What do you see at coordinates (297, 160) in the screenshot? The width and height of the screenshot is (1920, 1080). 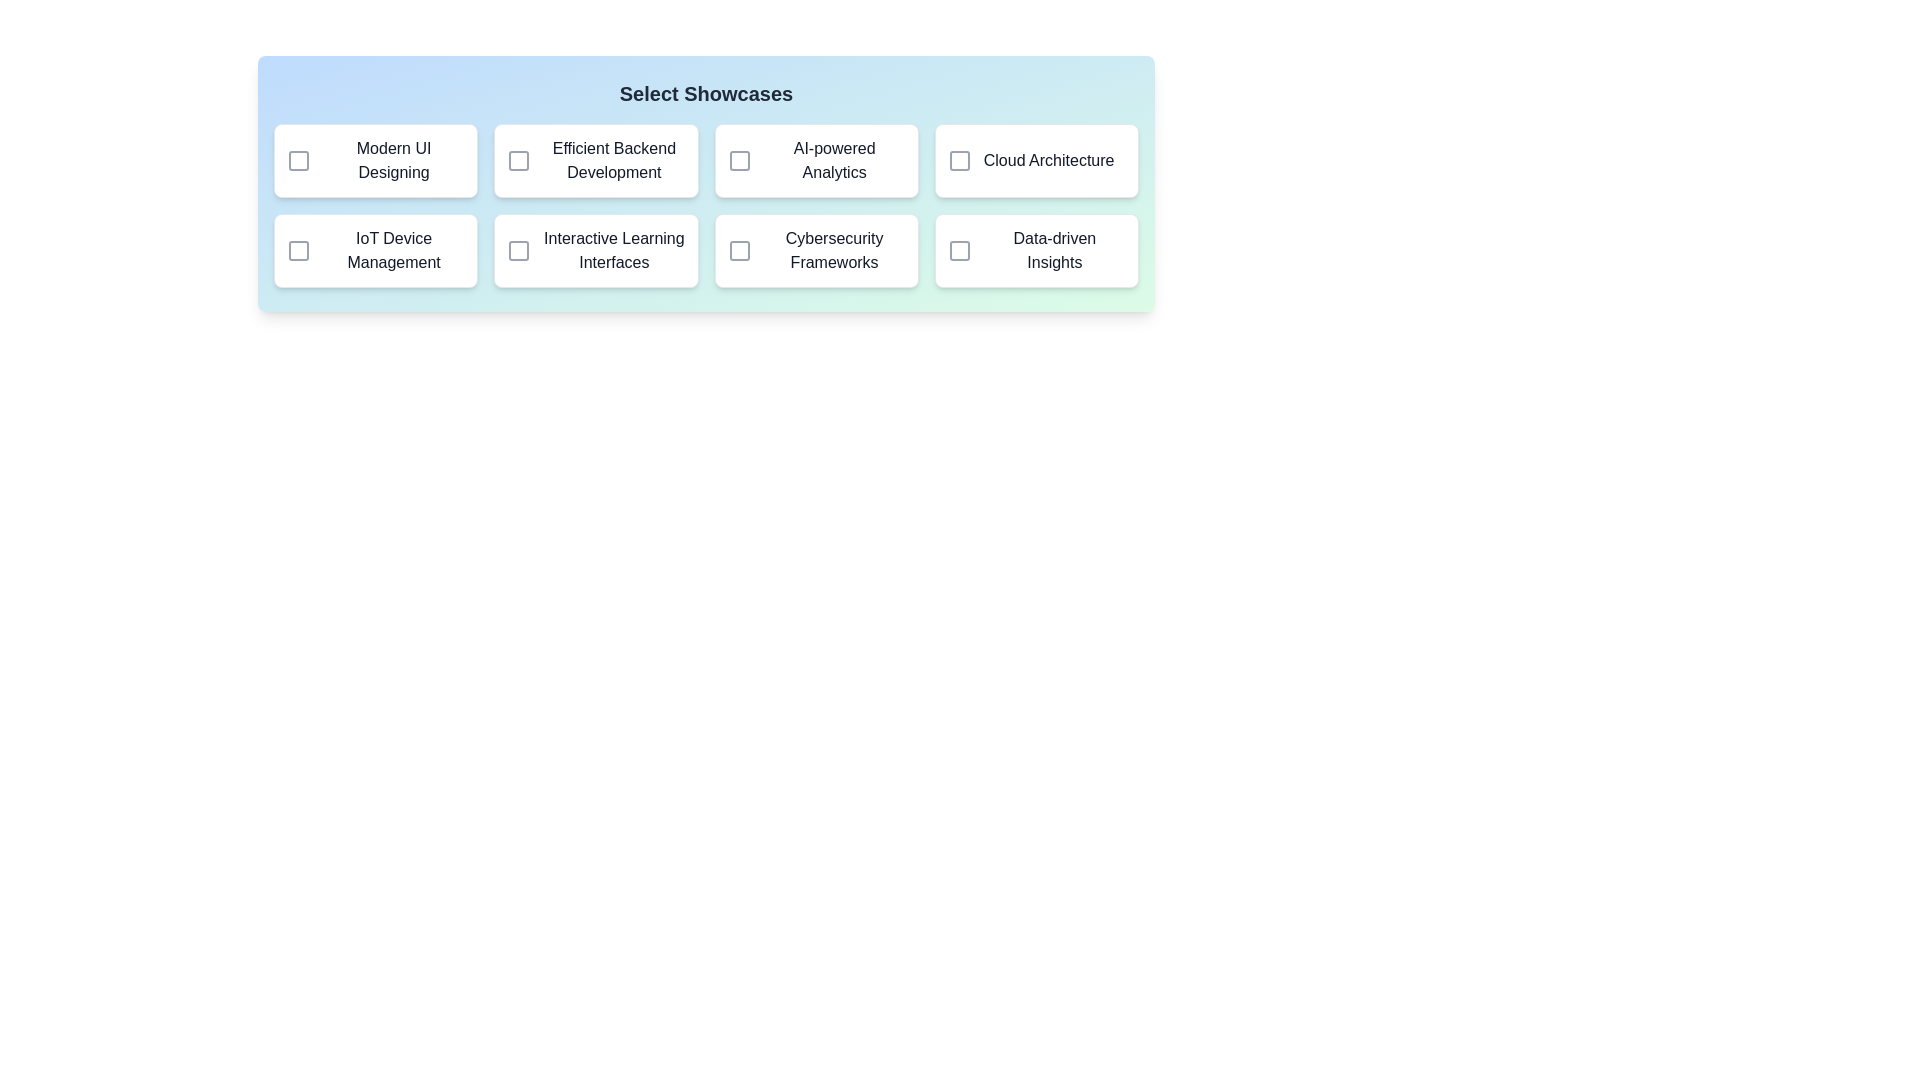 I see `the showcase corresponding to Modern UI Designing` at bounding box center [297, 160].